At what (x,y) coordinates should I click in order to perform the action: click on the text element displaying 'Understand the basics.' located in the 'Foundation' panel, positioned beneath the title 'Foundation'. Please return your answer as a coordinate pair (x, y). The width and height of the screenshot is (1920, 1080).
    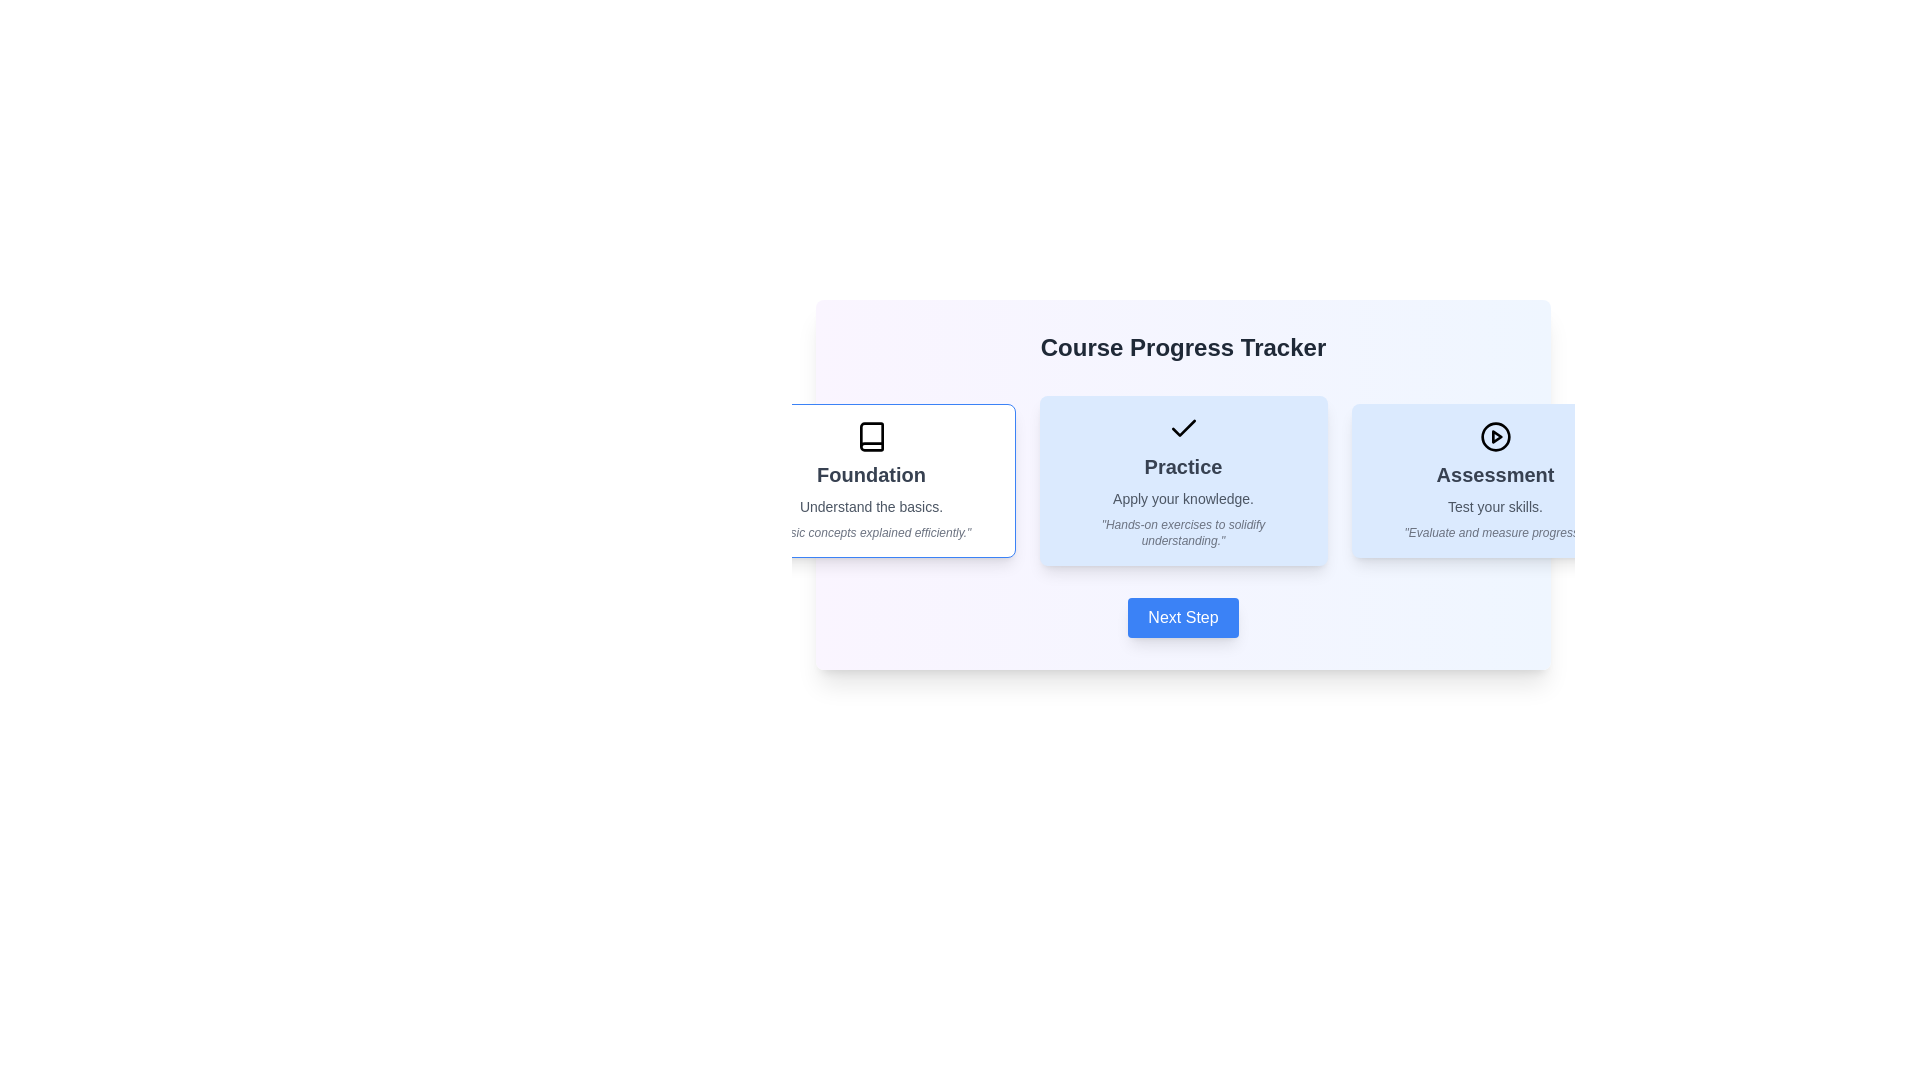
    Looking at the image, I should click on (871, 505).